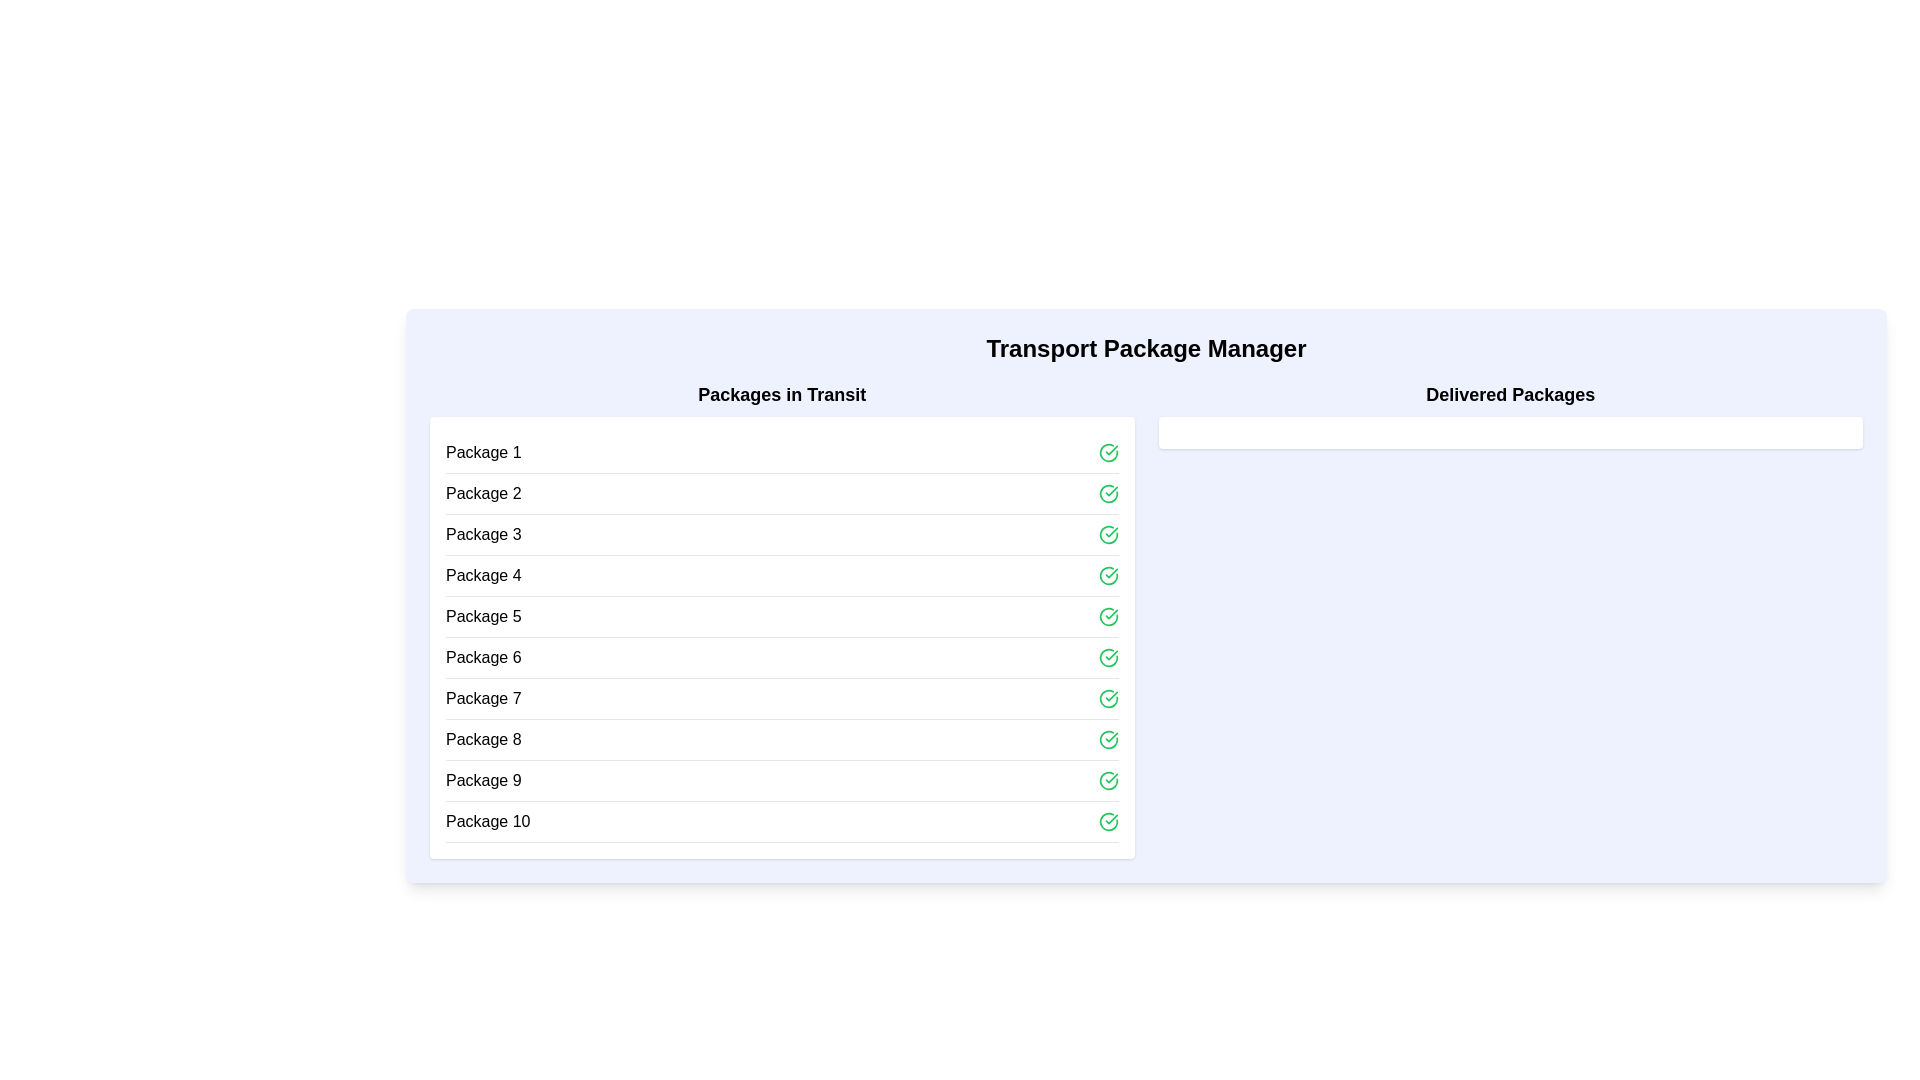  What do you see at coordinates (483, 740) in the screenshot?
I see `the text label displaying 'Package 8' in black font` at bounding box center [483, 740].